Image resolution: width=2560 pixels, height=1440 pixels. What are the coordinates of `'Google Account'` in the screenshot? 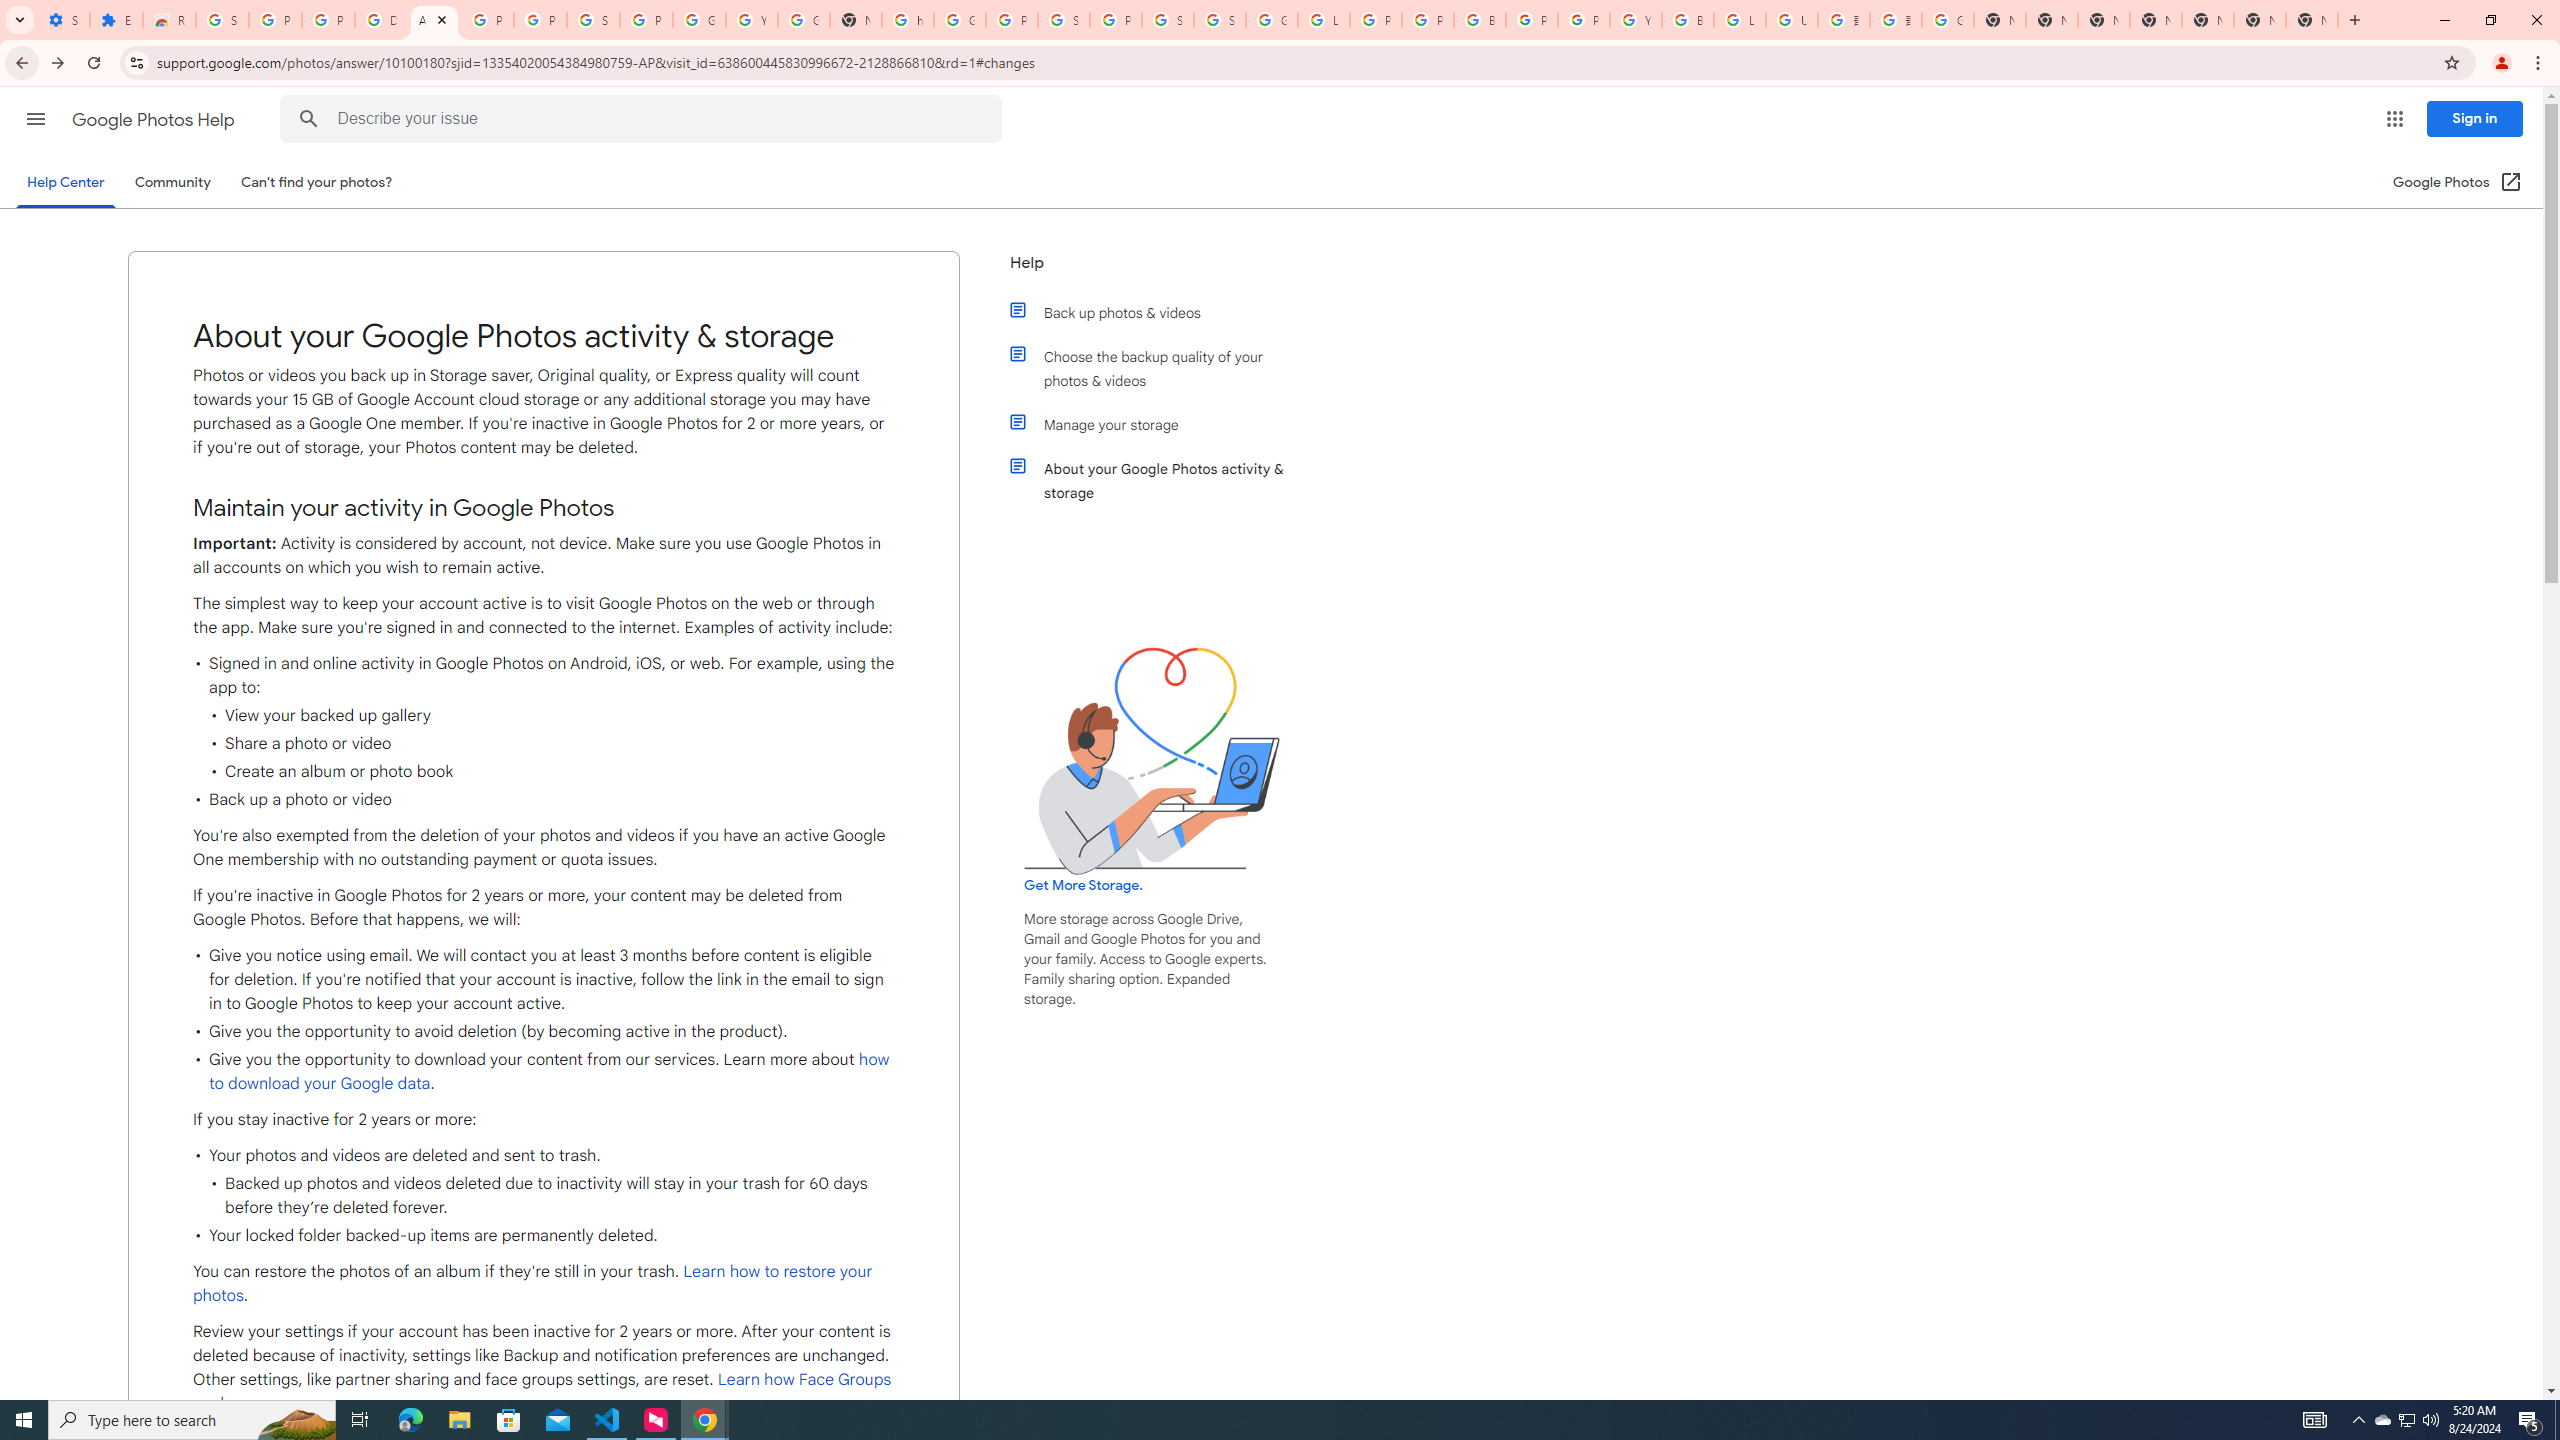 It's located at (697, 19).